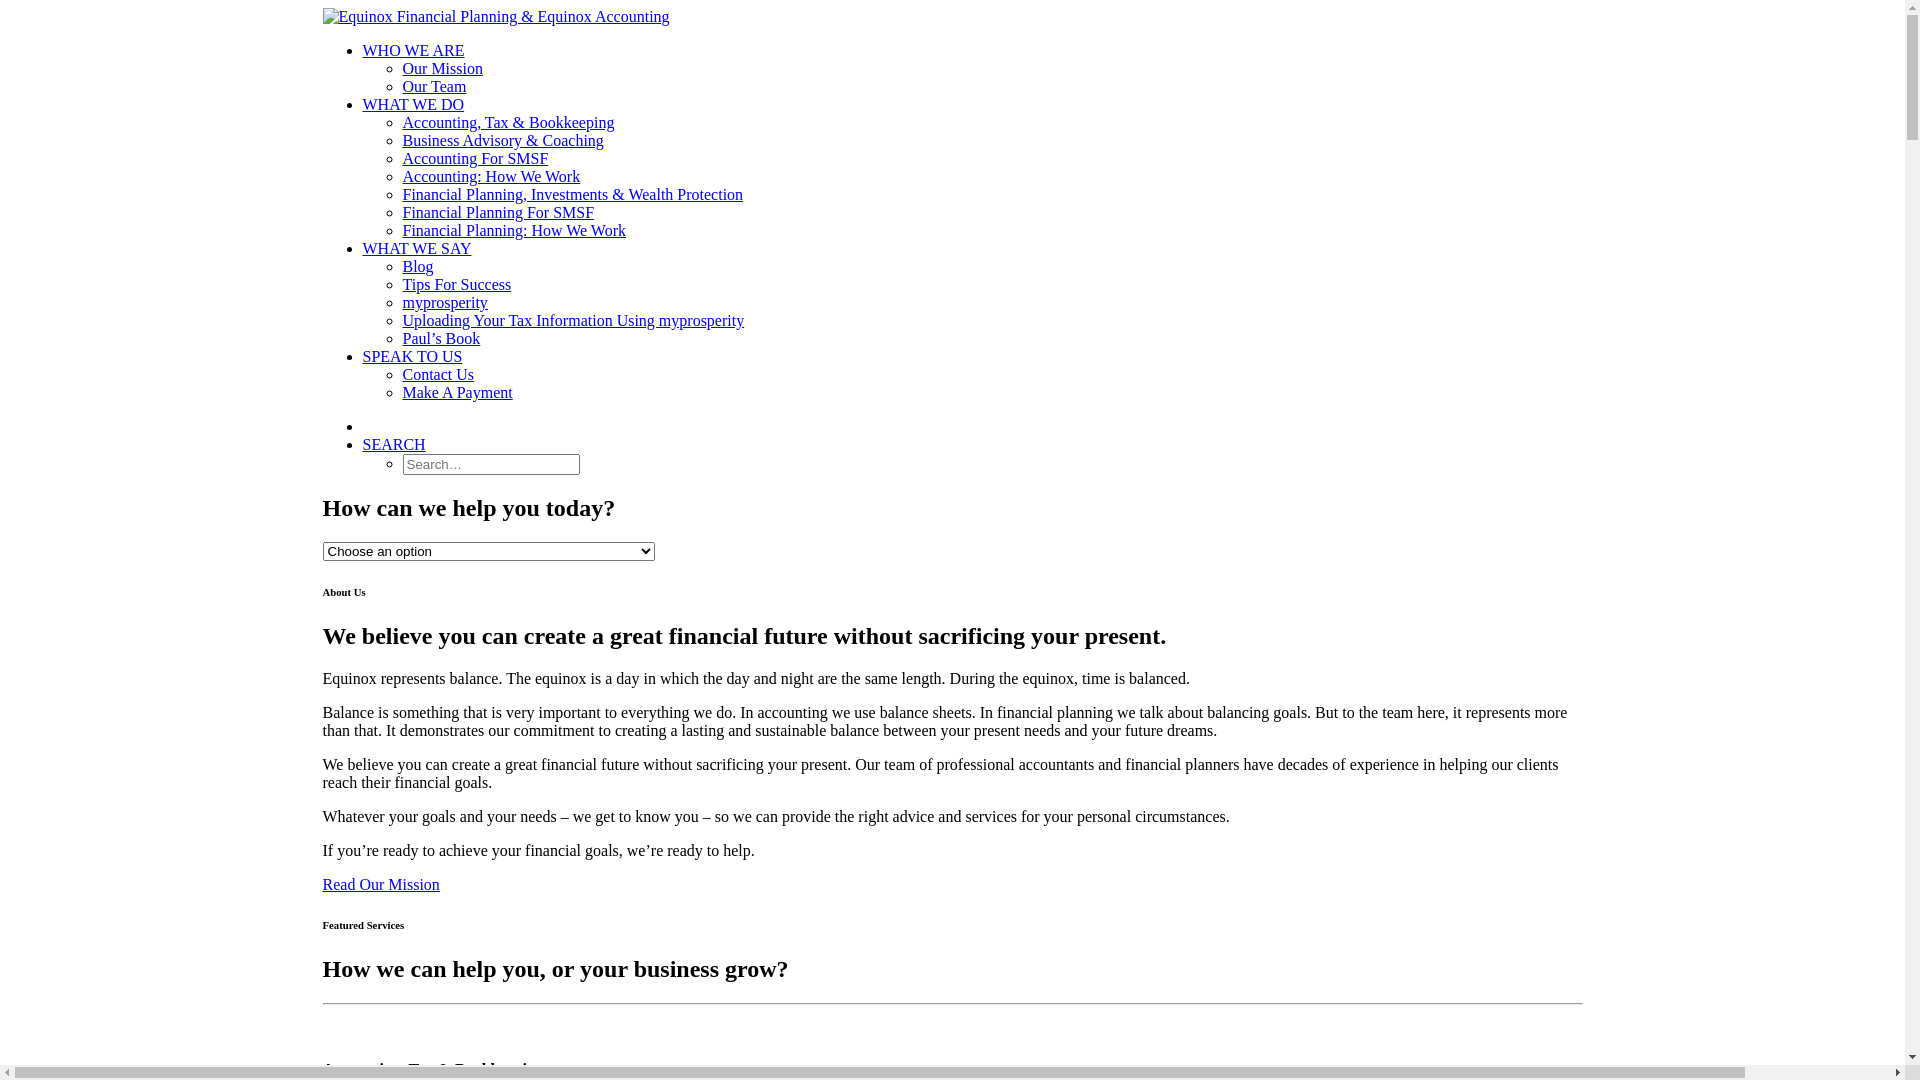  What do you see at coordinates (502, 139) in the screenshot?
I see `'Business Advisory & Coaching'` at bounding box center [502, 139].